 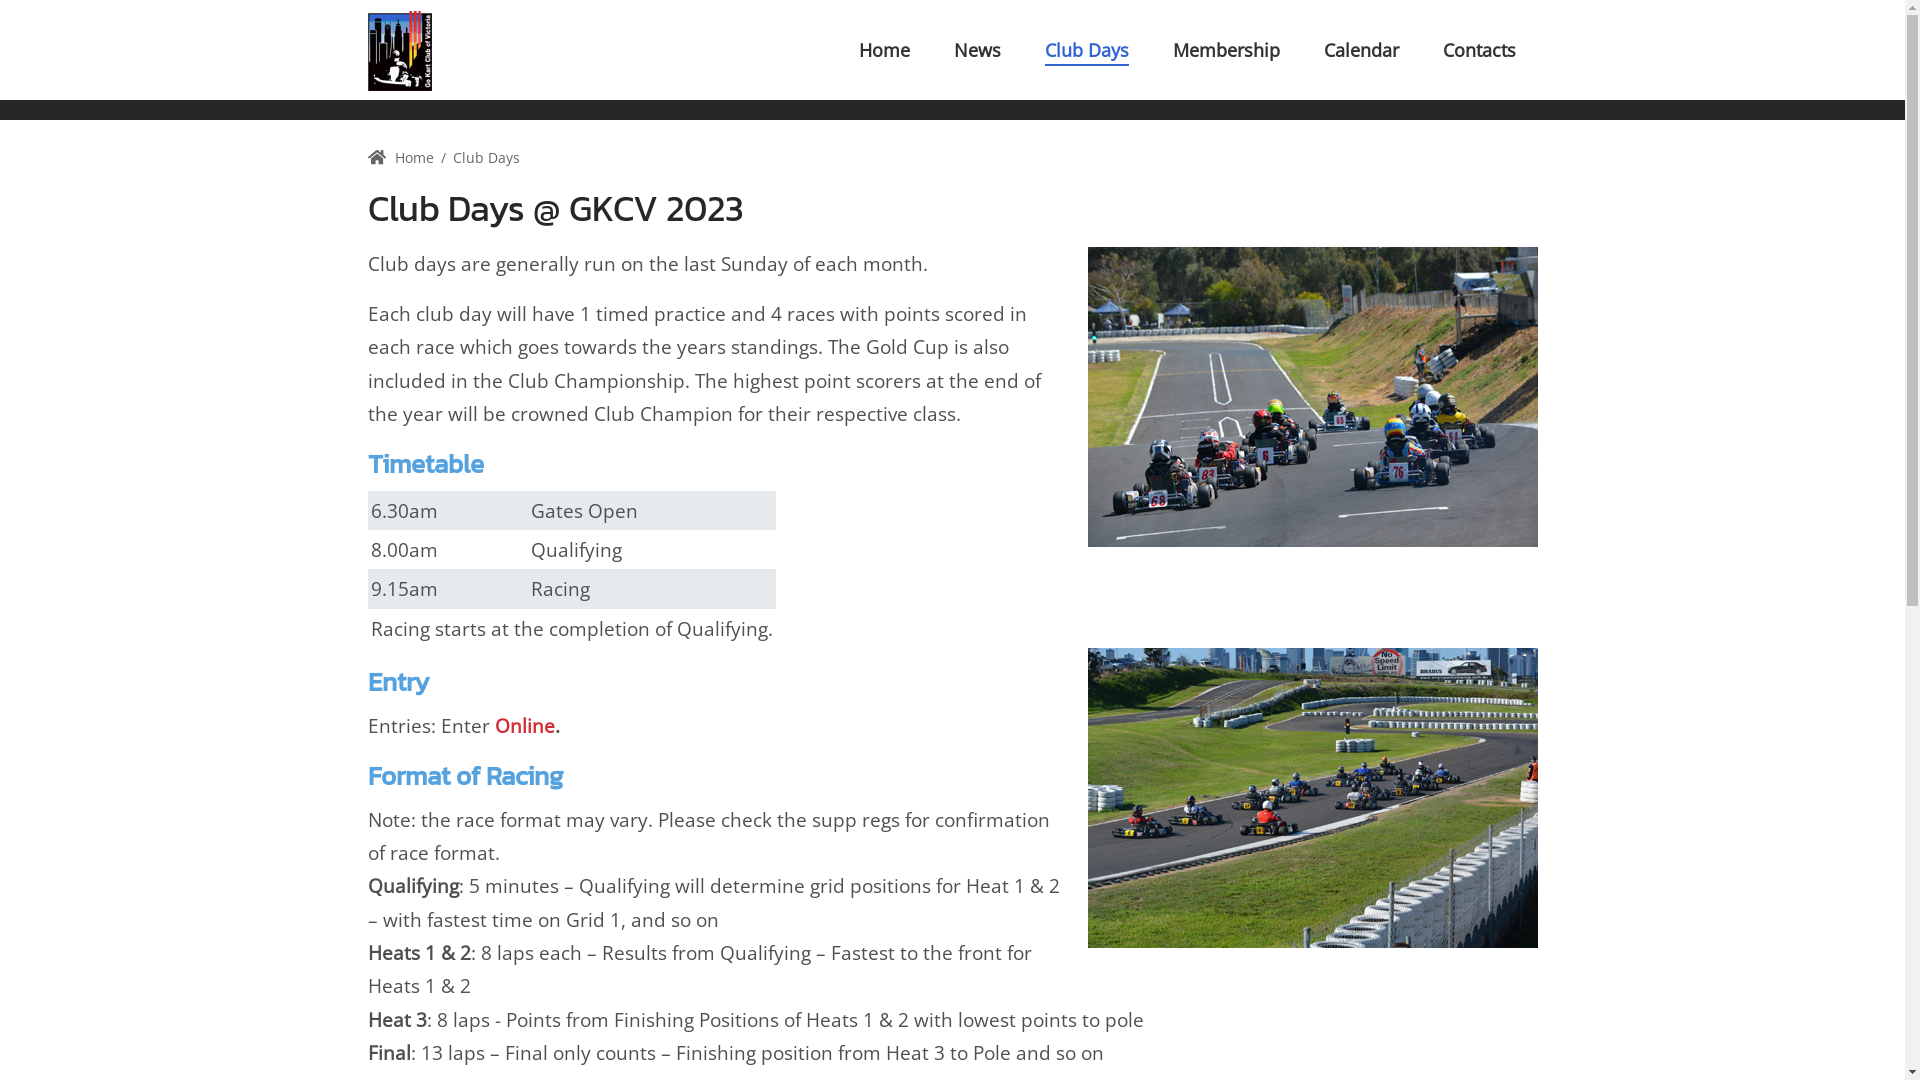 What do you see at coordinates (400, 156) in the screenshot?
I see `'Home'` at bounding box center [400, 156].